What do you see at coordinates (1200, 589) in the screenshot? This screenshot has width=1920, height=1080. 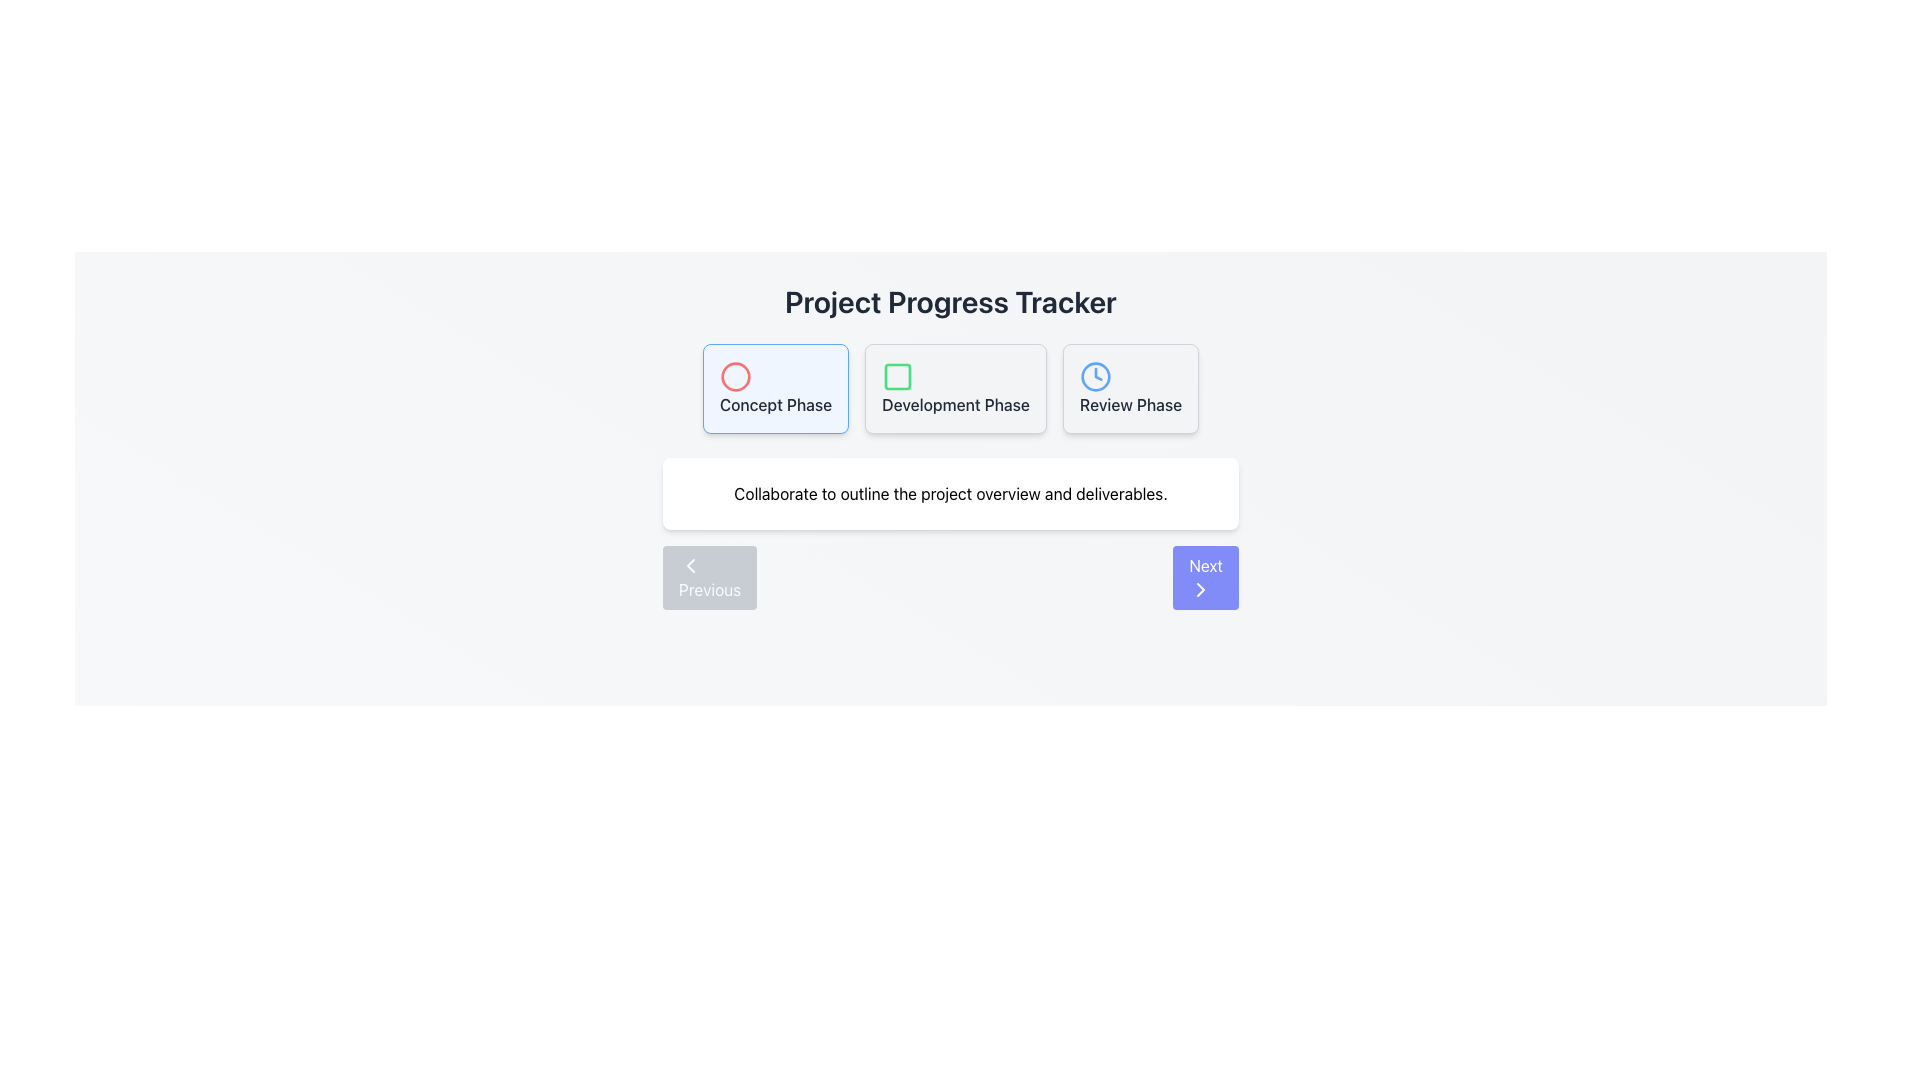 I see `the right-pointing chevron icon located on the right side of the 'Next' button with a blue background and white text` at bounding box center [1200, 589].